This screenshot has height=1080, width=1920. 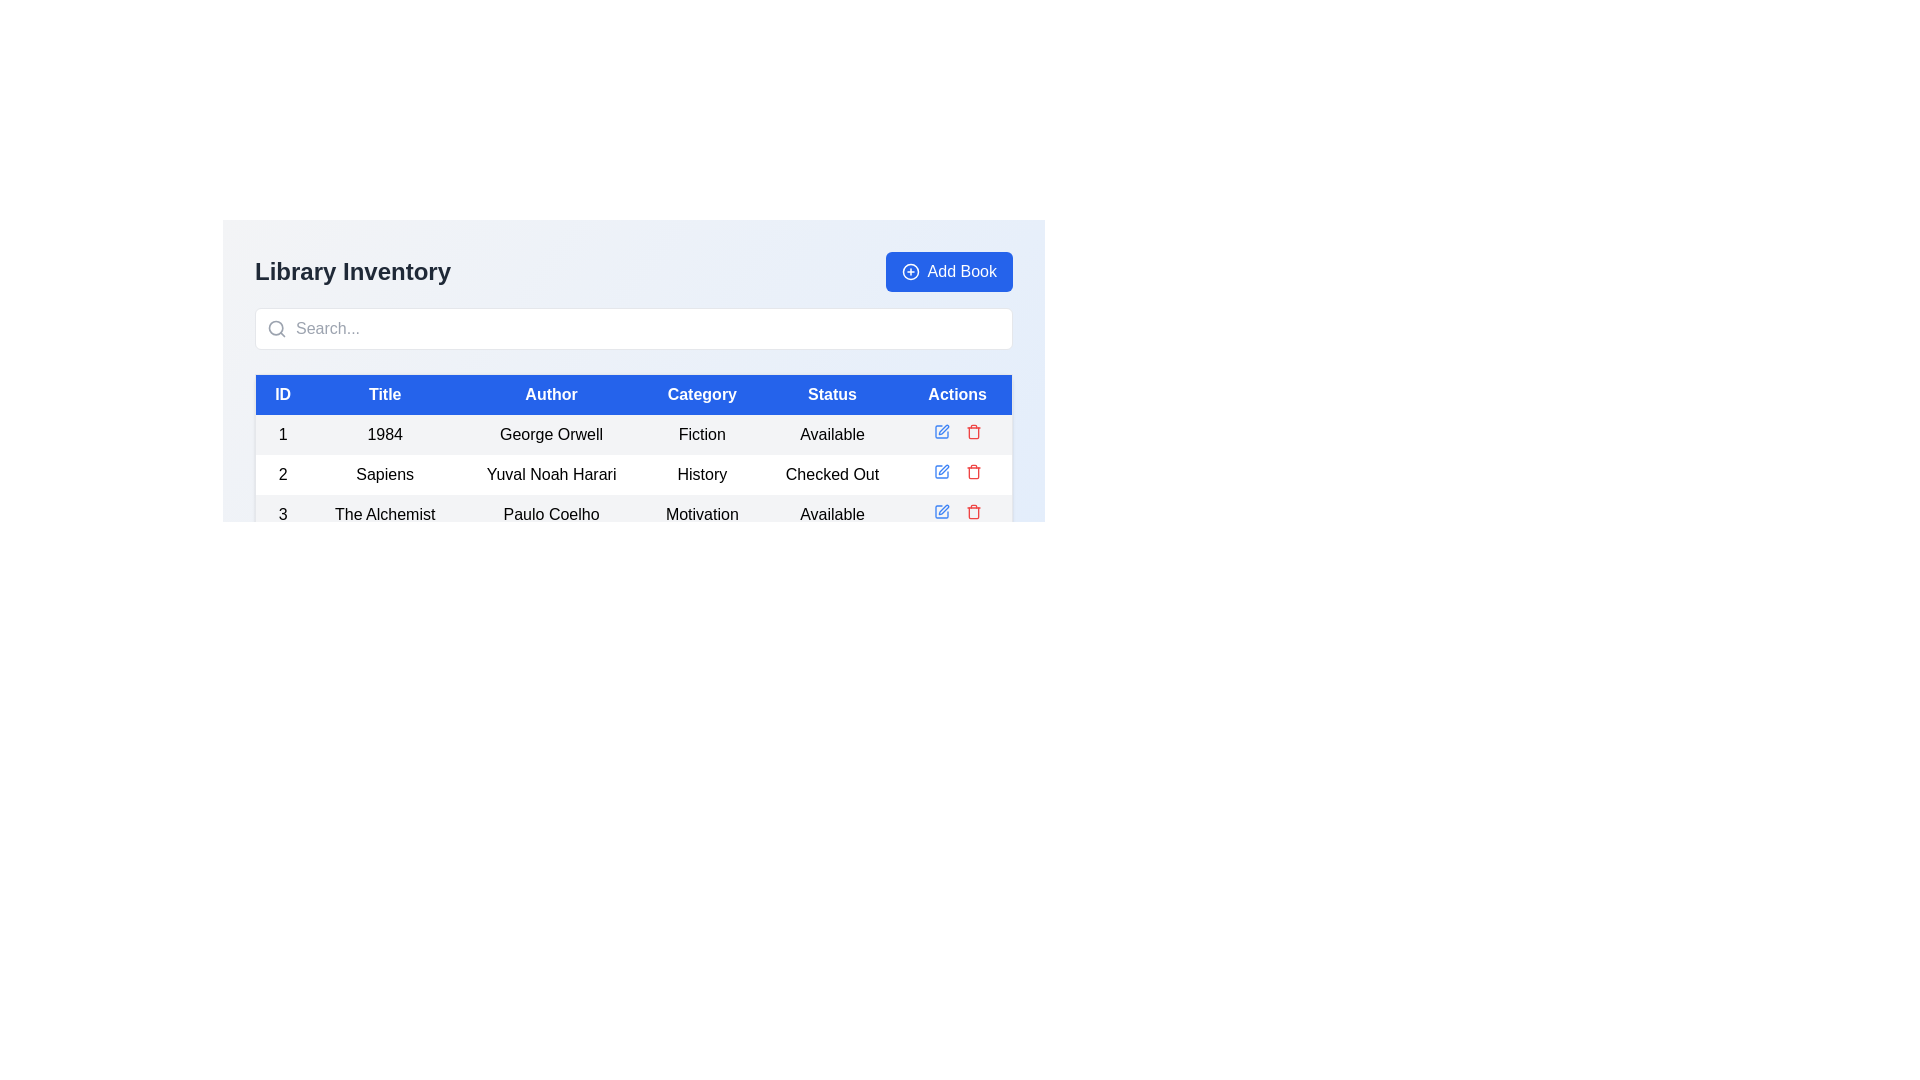 What do you see at coordinates (551, 514) in the screenshot?
I see `the static text element displaying the author of the book 'The Alchemist' in the library inventory system, located in the third row under the 'Author' column` at bounding box center [551, 514].